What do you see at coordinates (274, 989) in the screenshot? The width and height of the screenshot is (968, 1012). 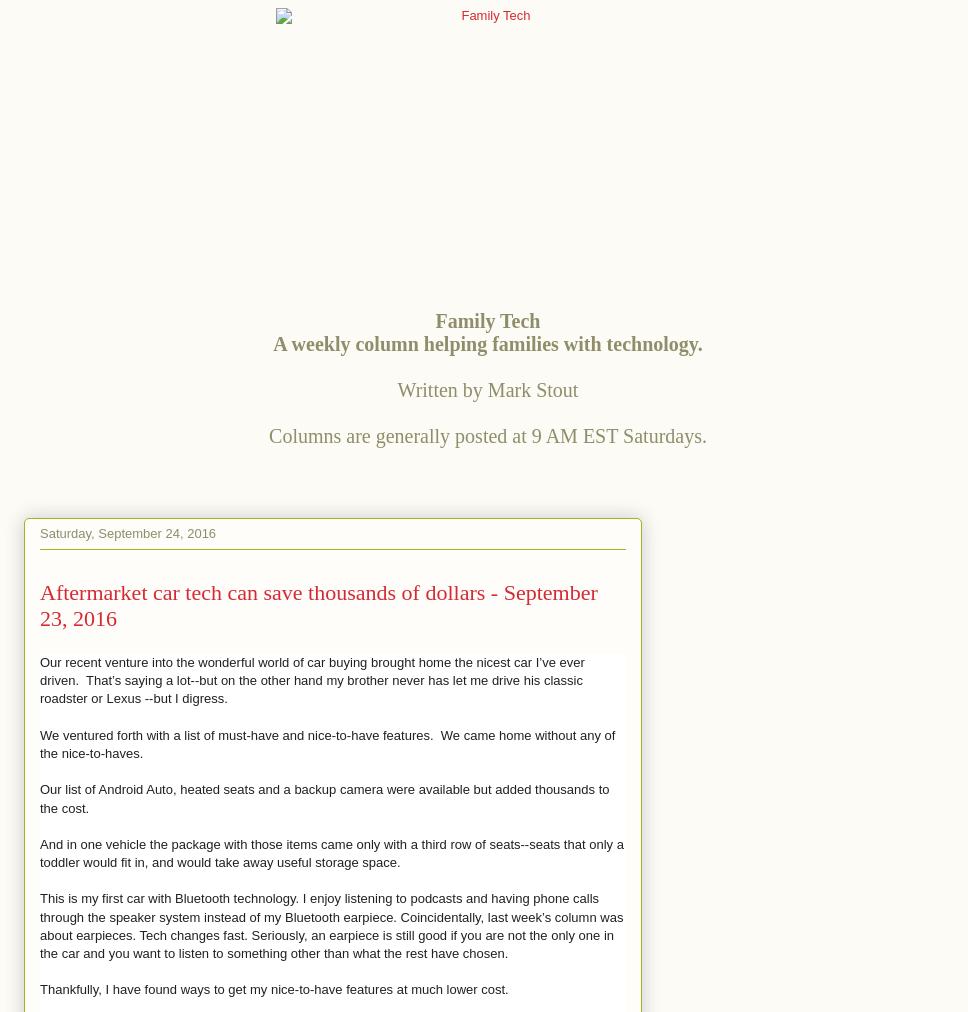 I see `'Thankfully, I have found ways to get my nice-to-have features at much lower cost.'` at bounding box center [274, 989].